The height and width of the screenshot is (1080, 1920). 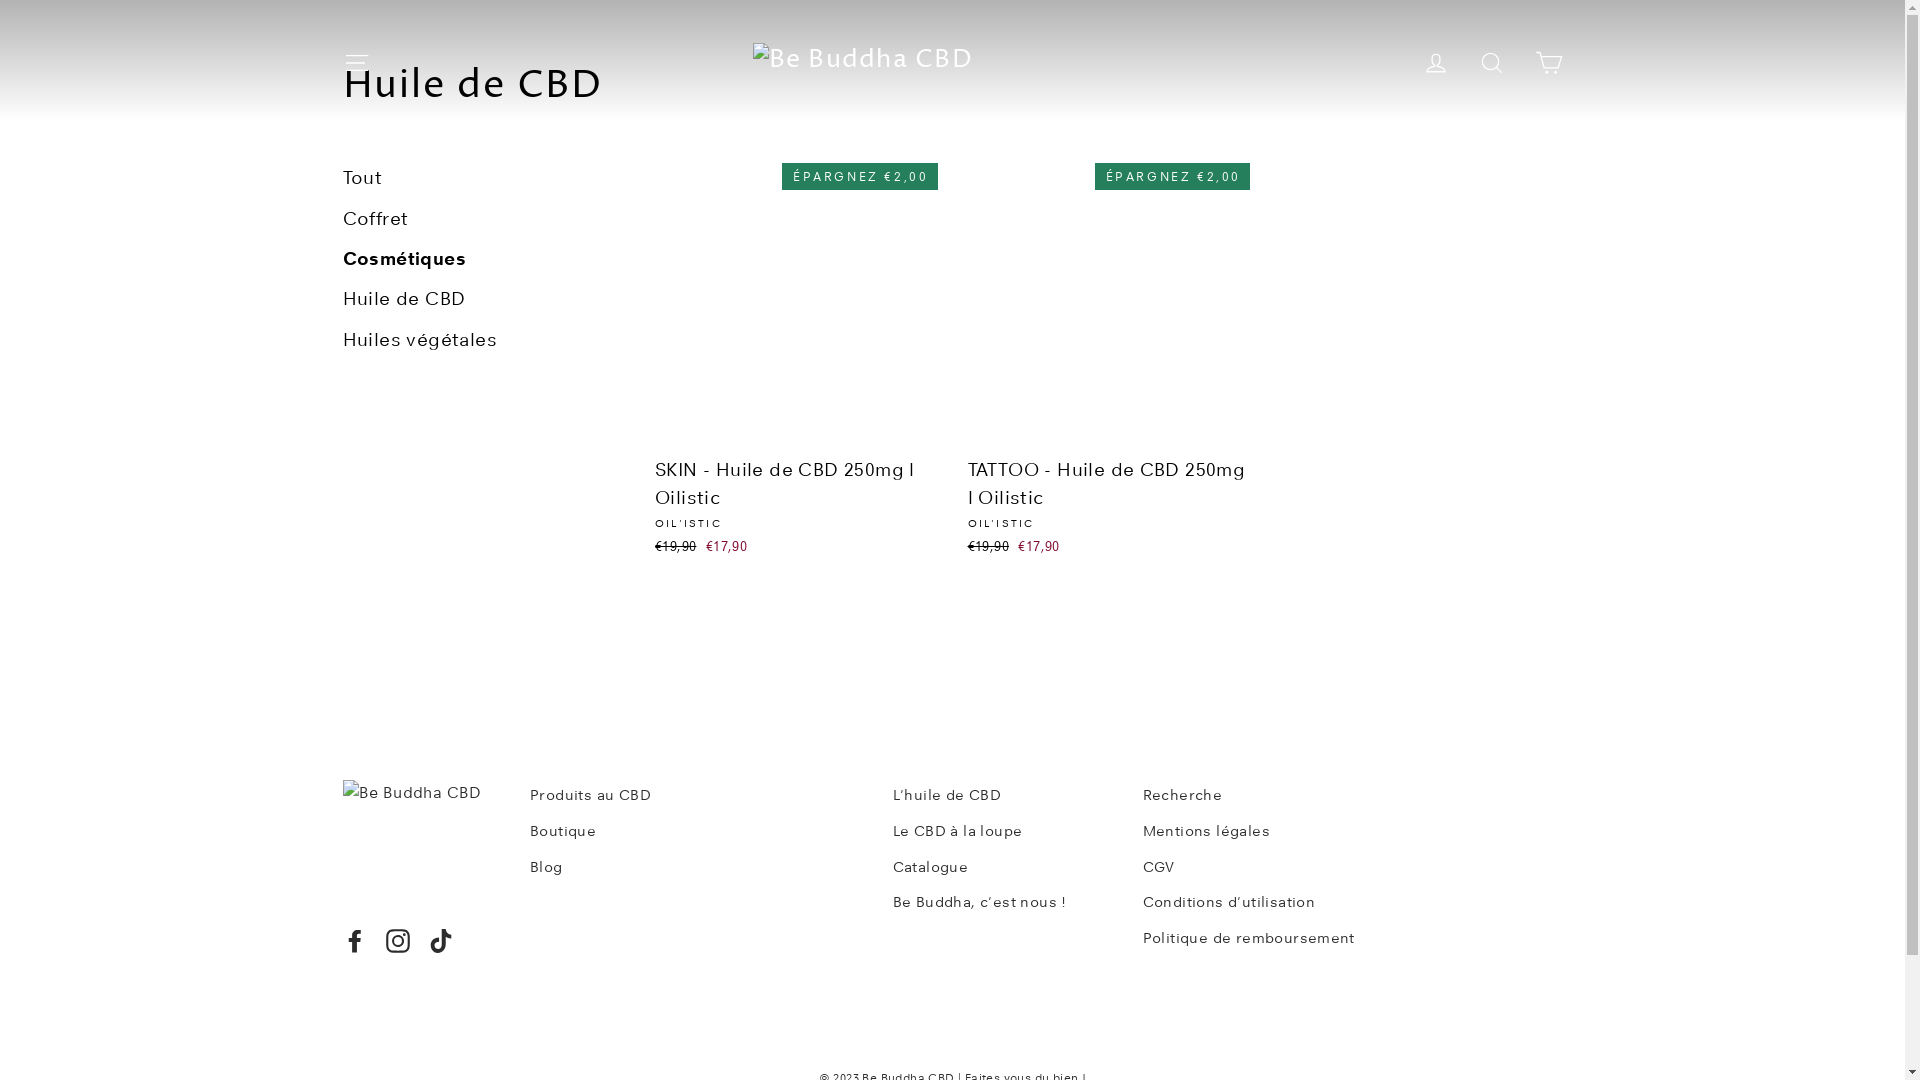 I want to click on 'Panier', so click(x=1547, y=59).